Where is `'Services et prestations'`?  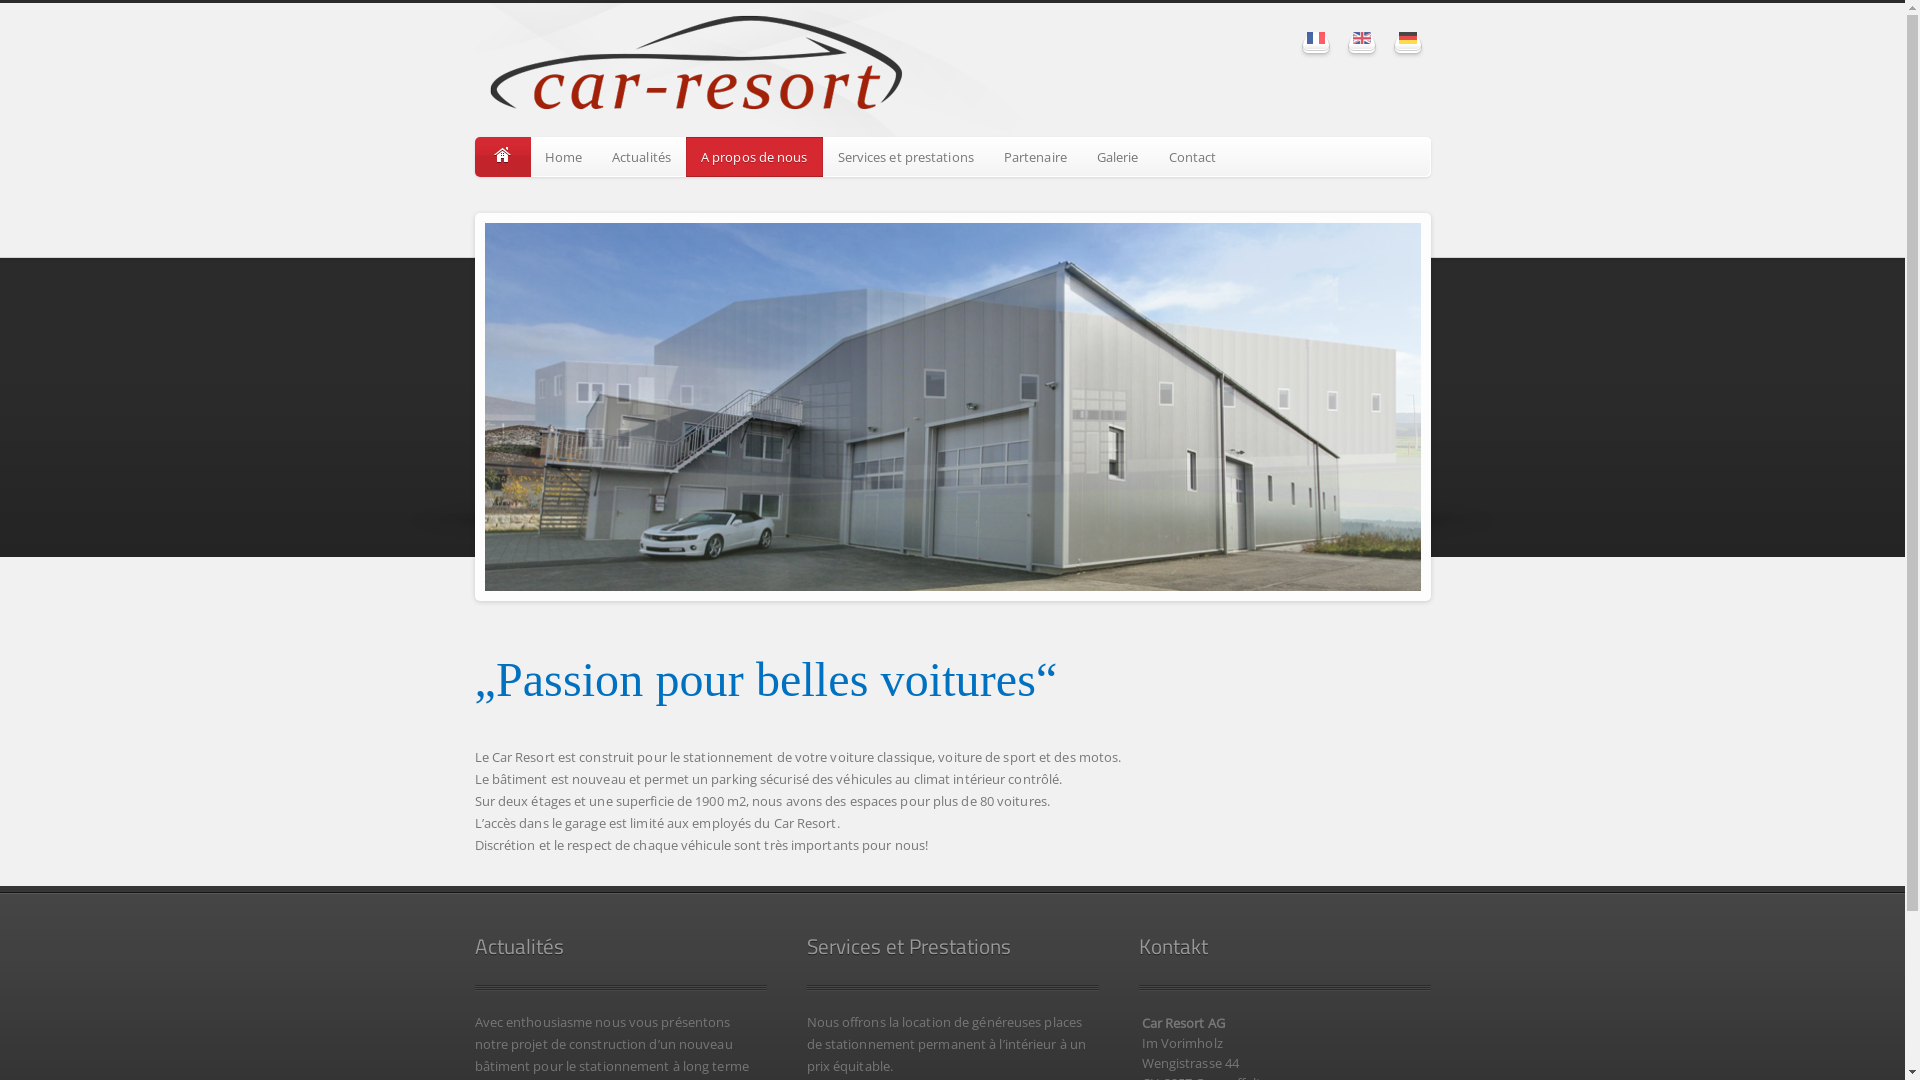
'Services et prestations' is located at coordinates (905, 156).